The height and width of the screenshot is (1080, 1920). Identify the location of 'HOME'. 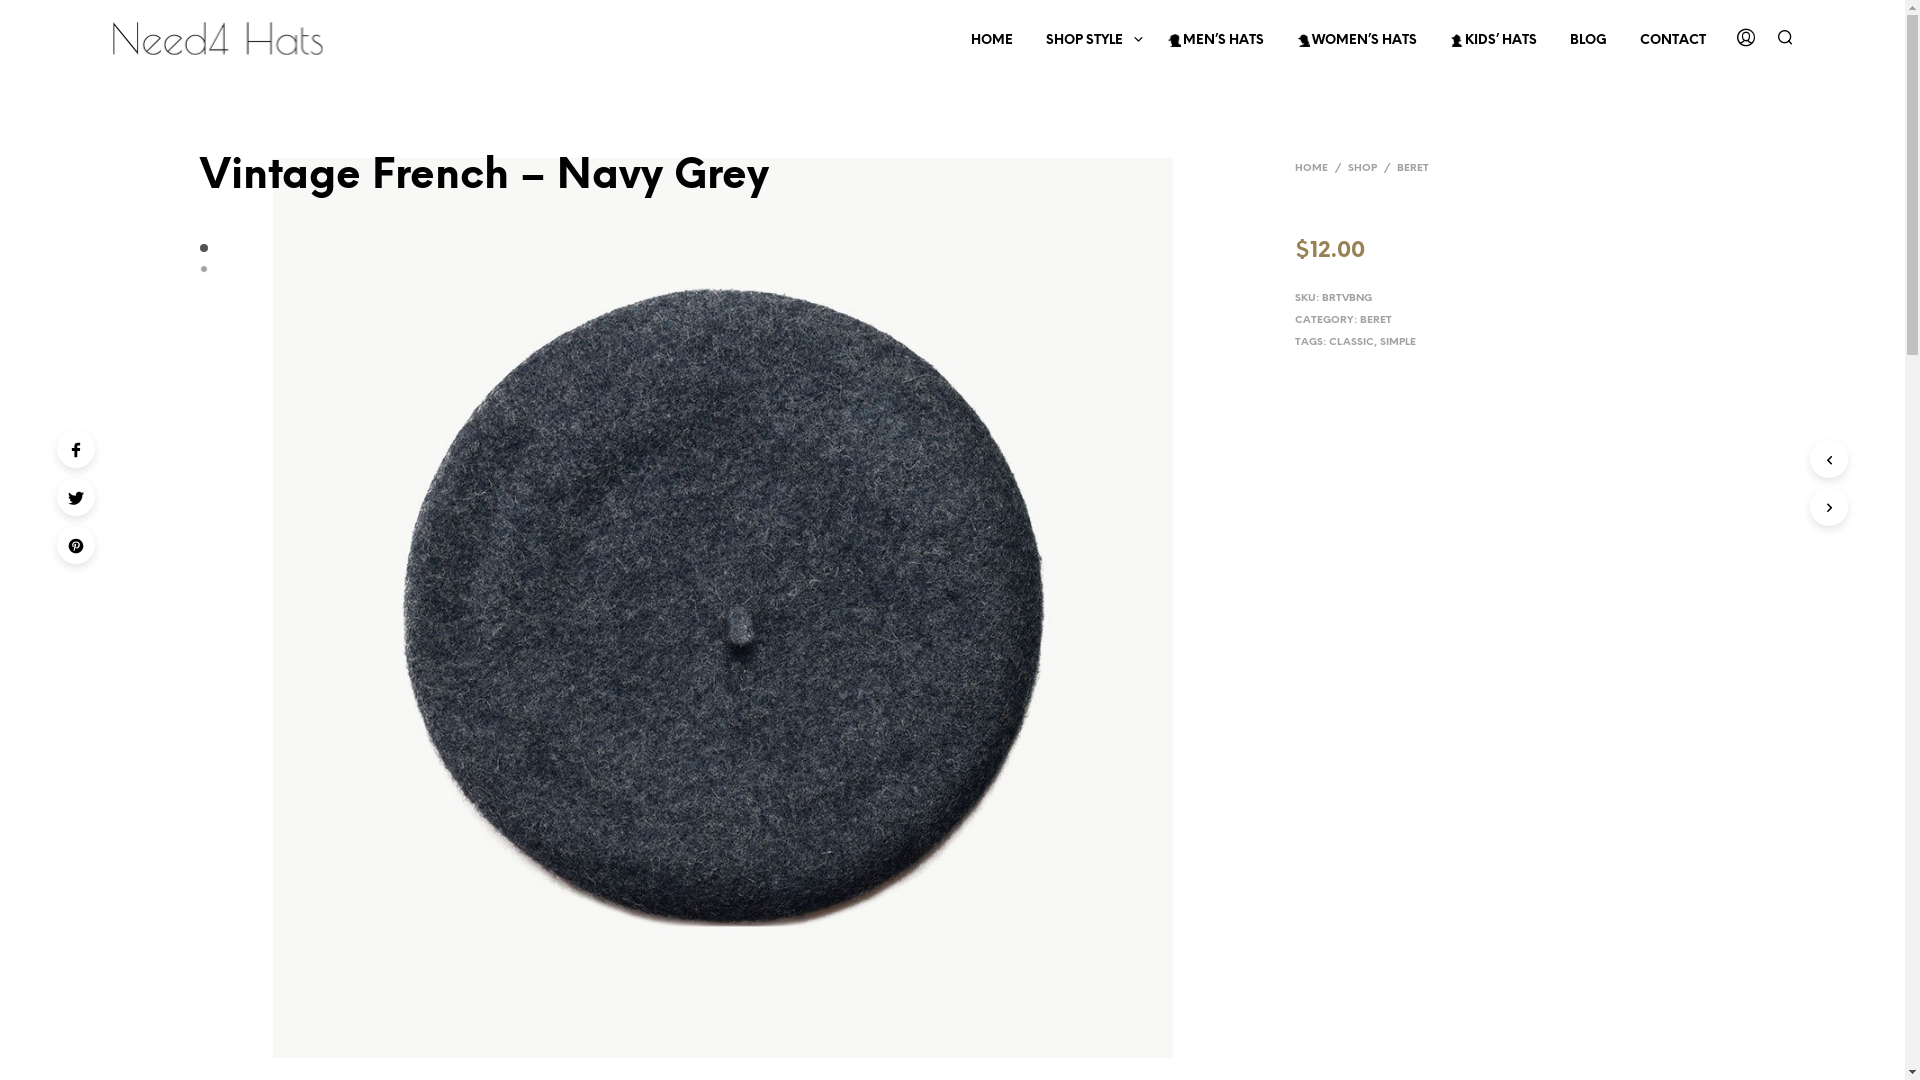
(992, 41).